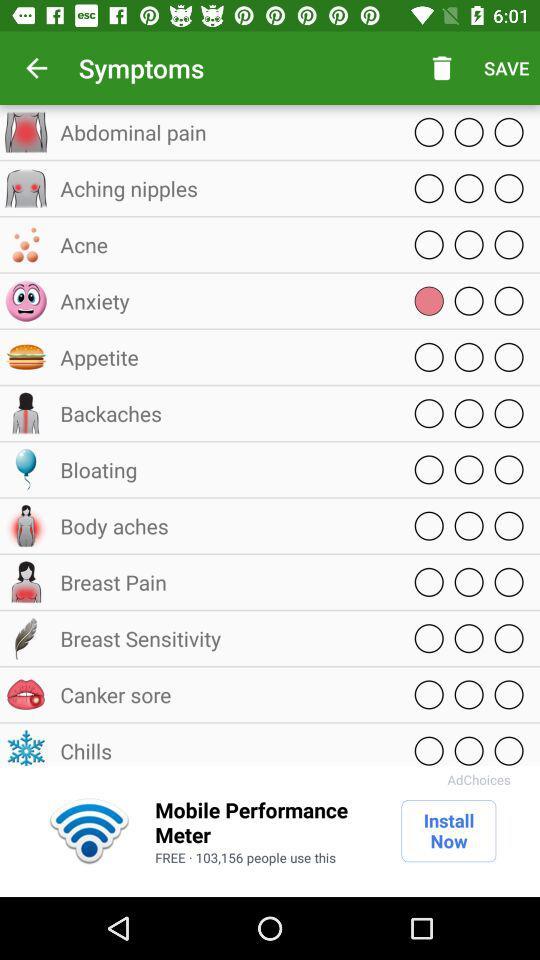  What do you see at coordinates (224, 357) in the screenshot?
I see `icon above backaches icon` at bounding box center [224, 357].